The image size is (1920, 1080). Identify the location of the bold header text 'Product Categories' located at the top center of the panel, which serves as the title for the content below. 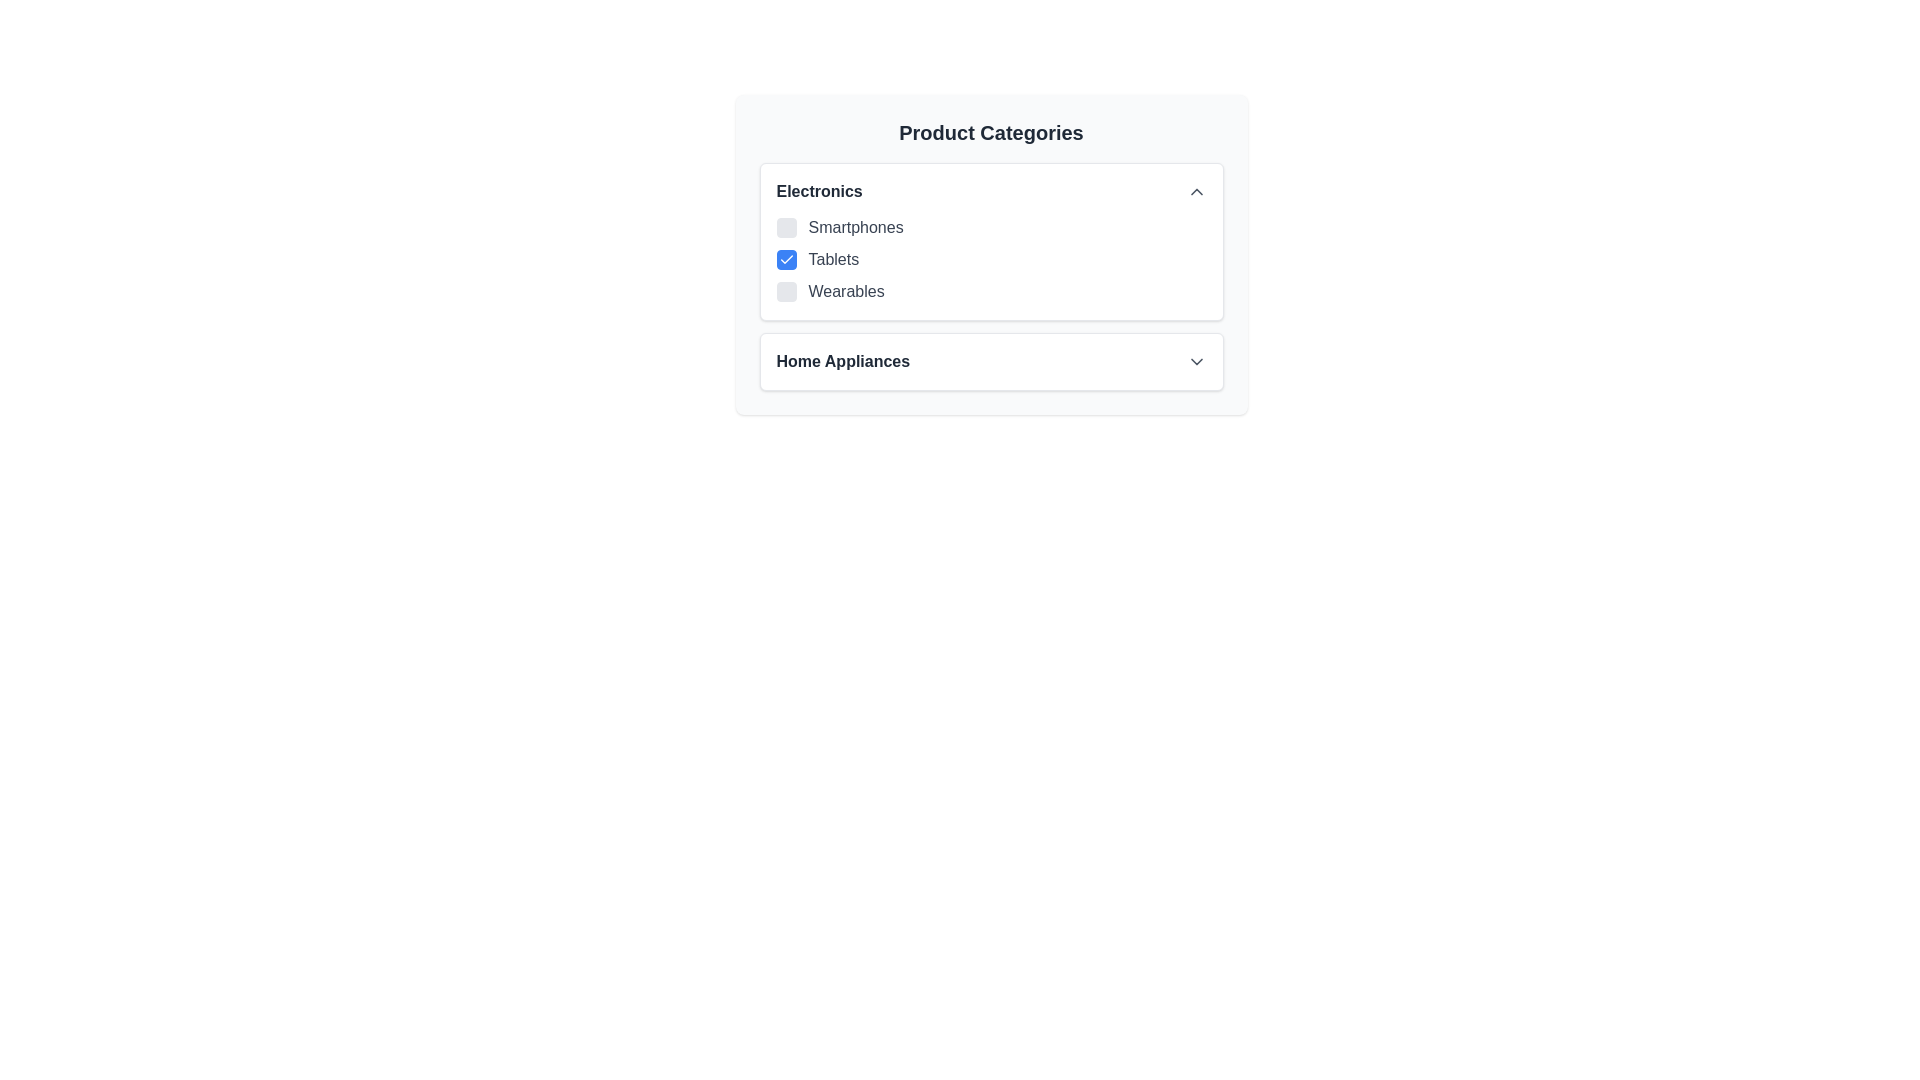
(991, 132).